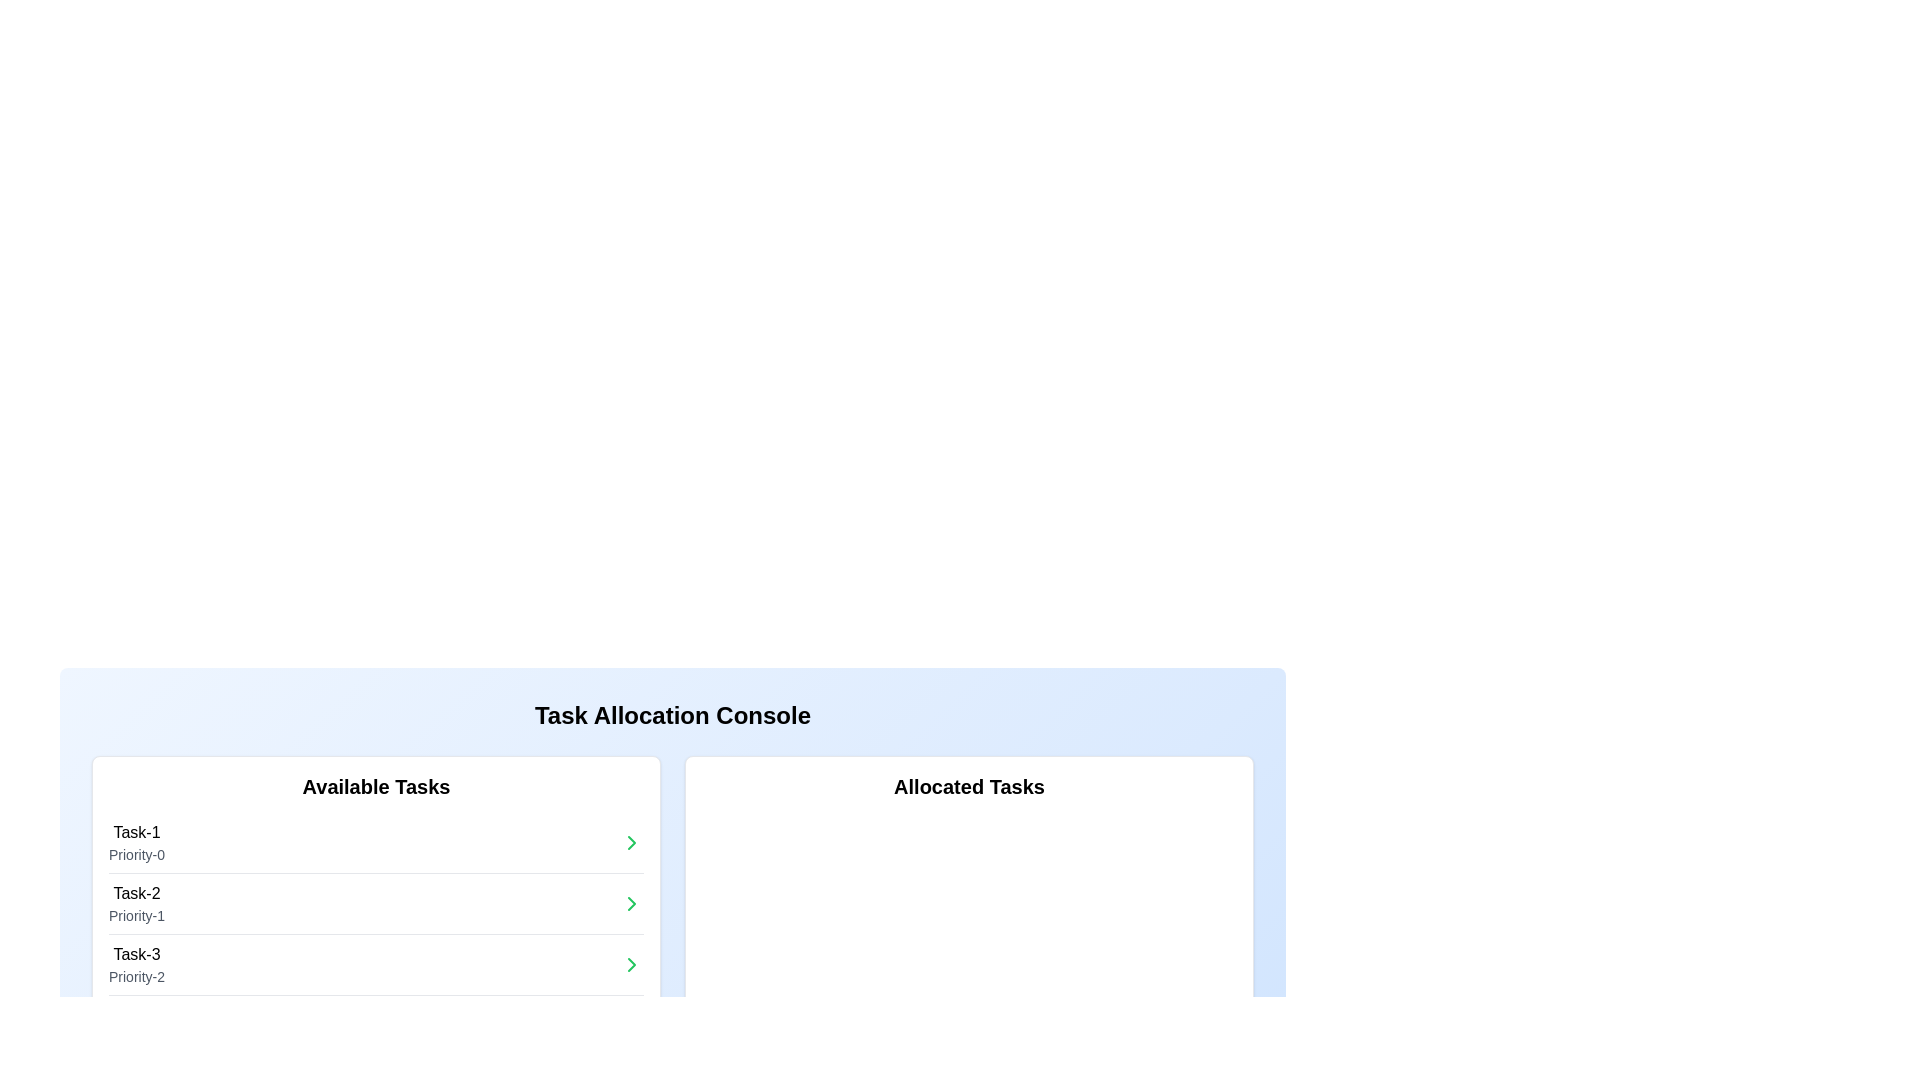  What do you see at coordinates (631, 903) in the screenshot?
I see `the Icon Button located at the right side of the 'Task-2 Priority-1' entry in the Task Allocation Console under 'Available Tasks'` at bounding box center [631, 903].